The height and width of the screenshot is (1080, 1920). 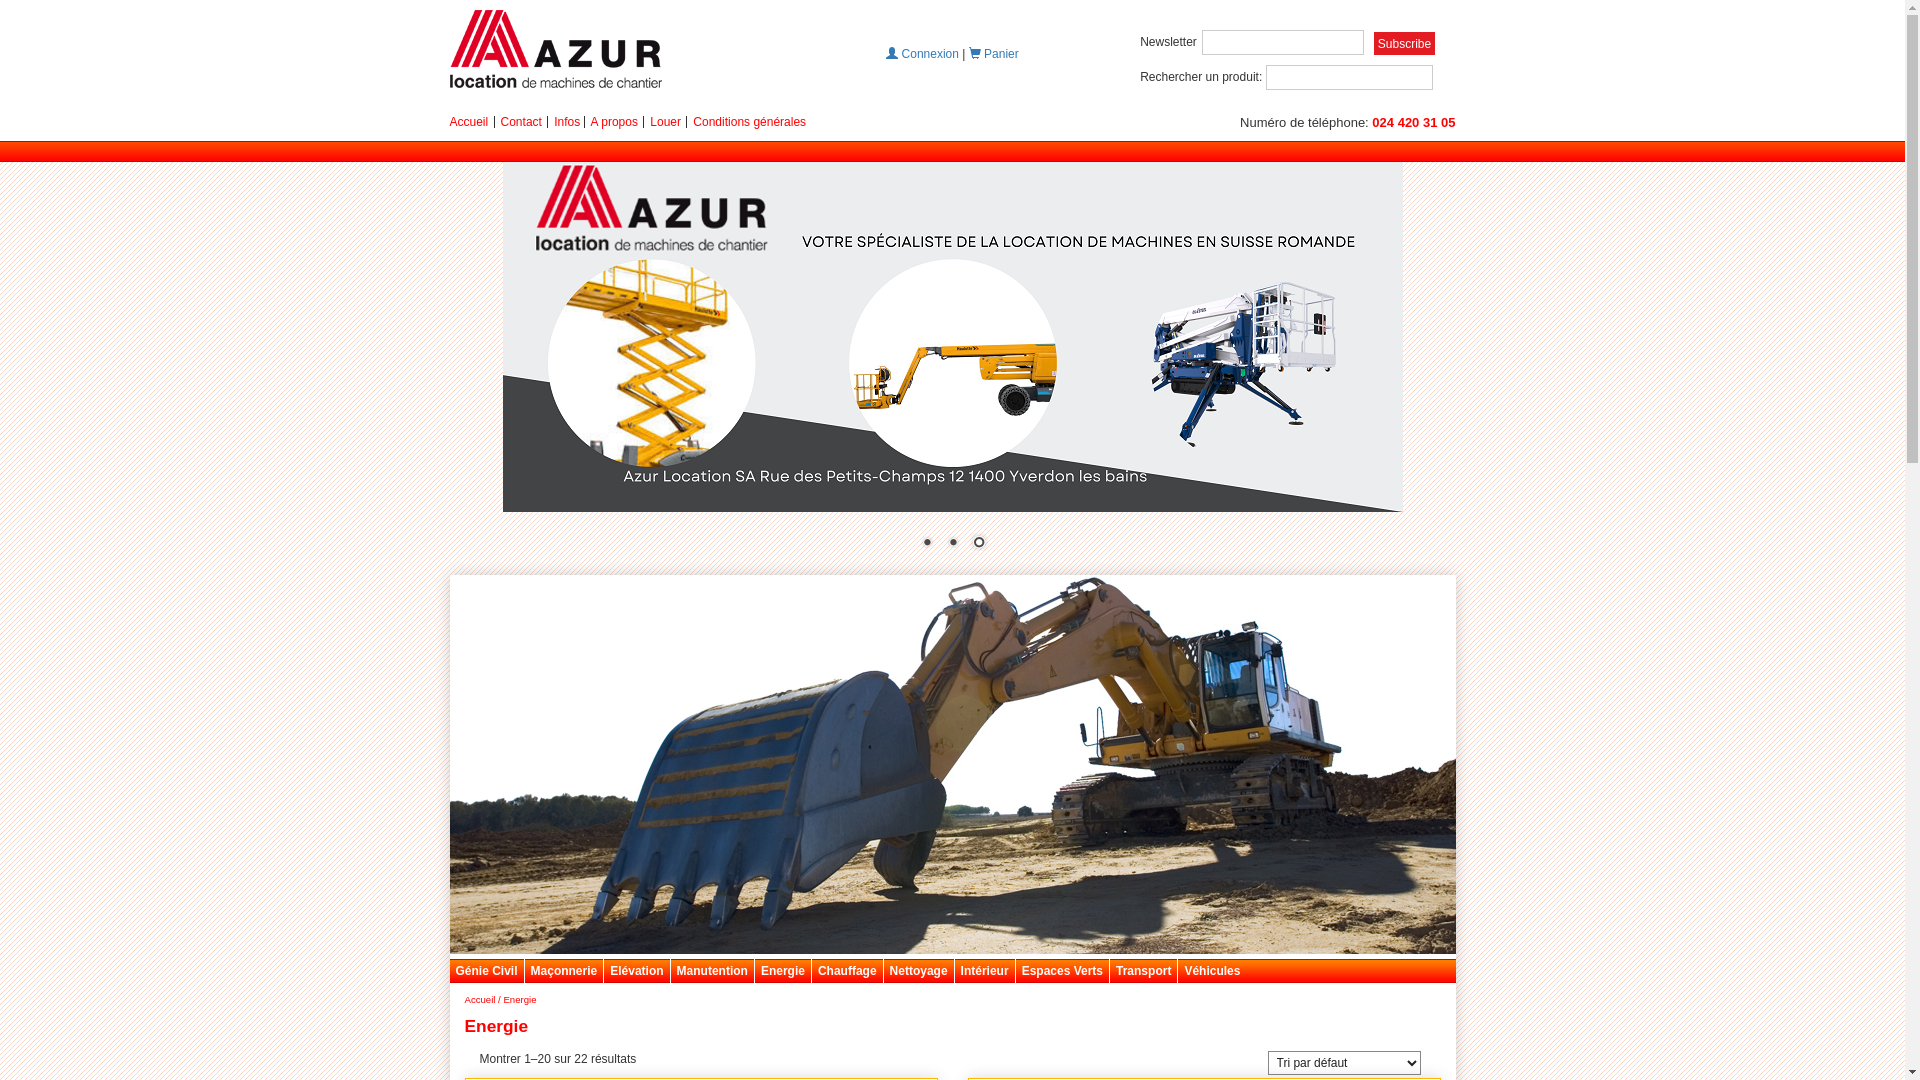 I want to click on 'A propos', so click(x=613, y=122).